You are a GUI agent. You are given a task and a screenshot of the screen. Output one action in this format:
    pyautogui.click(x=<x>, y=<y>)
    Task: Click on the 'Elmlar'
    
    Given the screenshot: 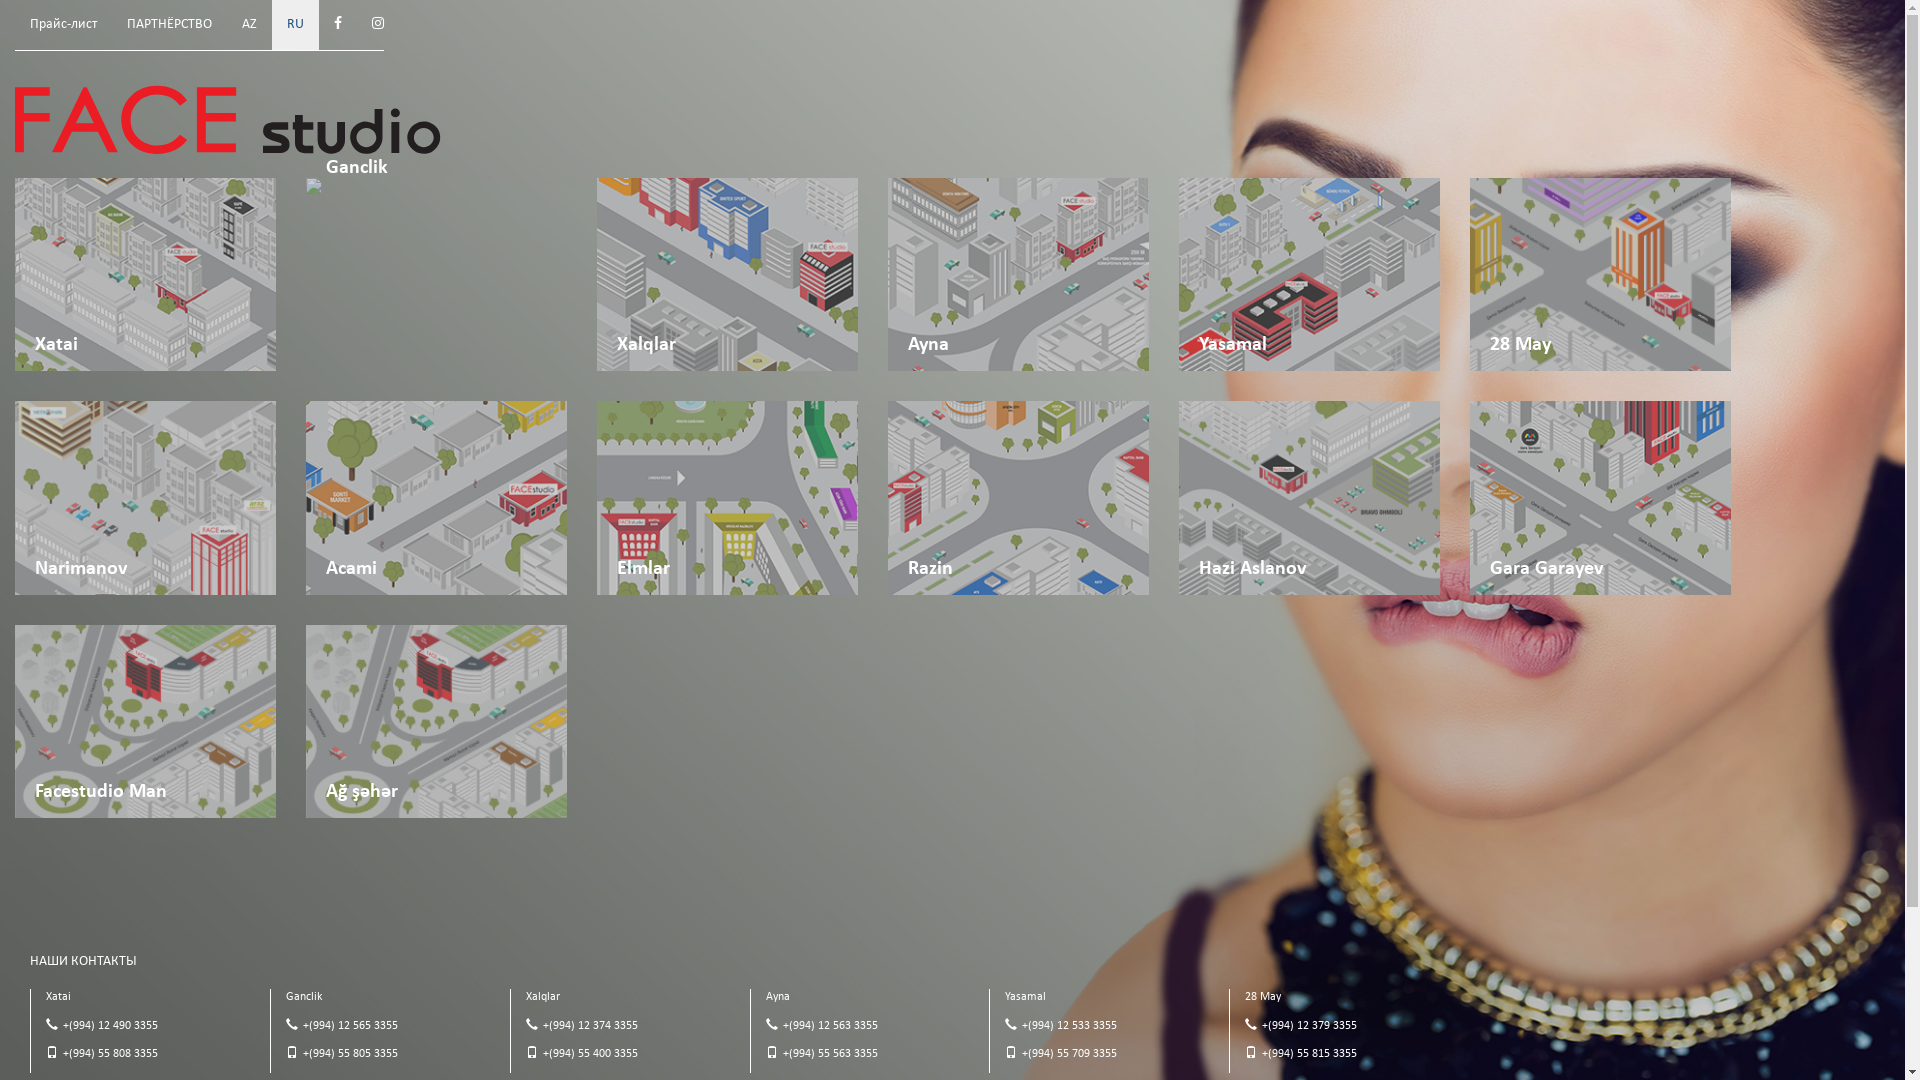 What is the action you would take?
    pyautogui.click(x=726, y=496)
    